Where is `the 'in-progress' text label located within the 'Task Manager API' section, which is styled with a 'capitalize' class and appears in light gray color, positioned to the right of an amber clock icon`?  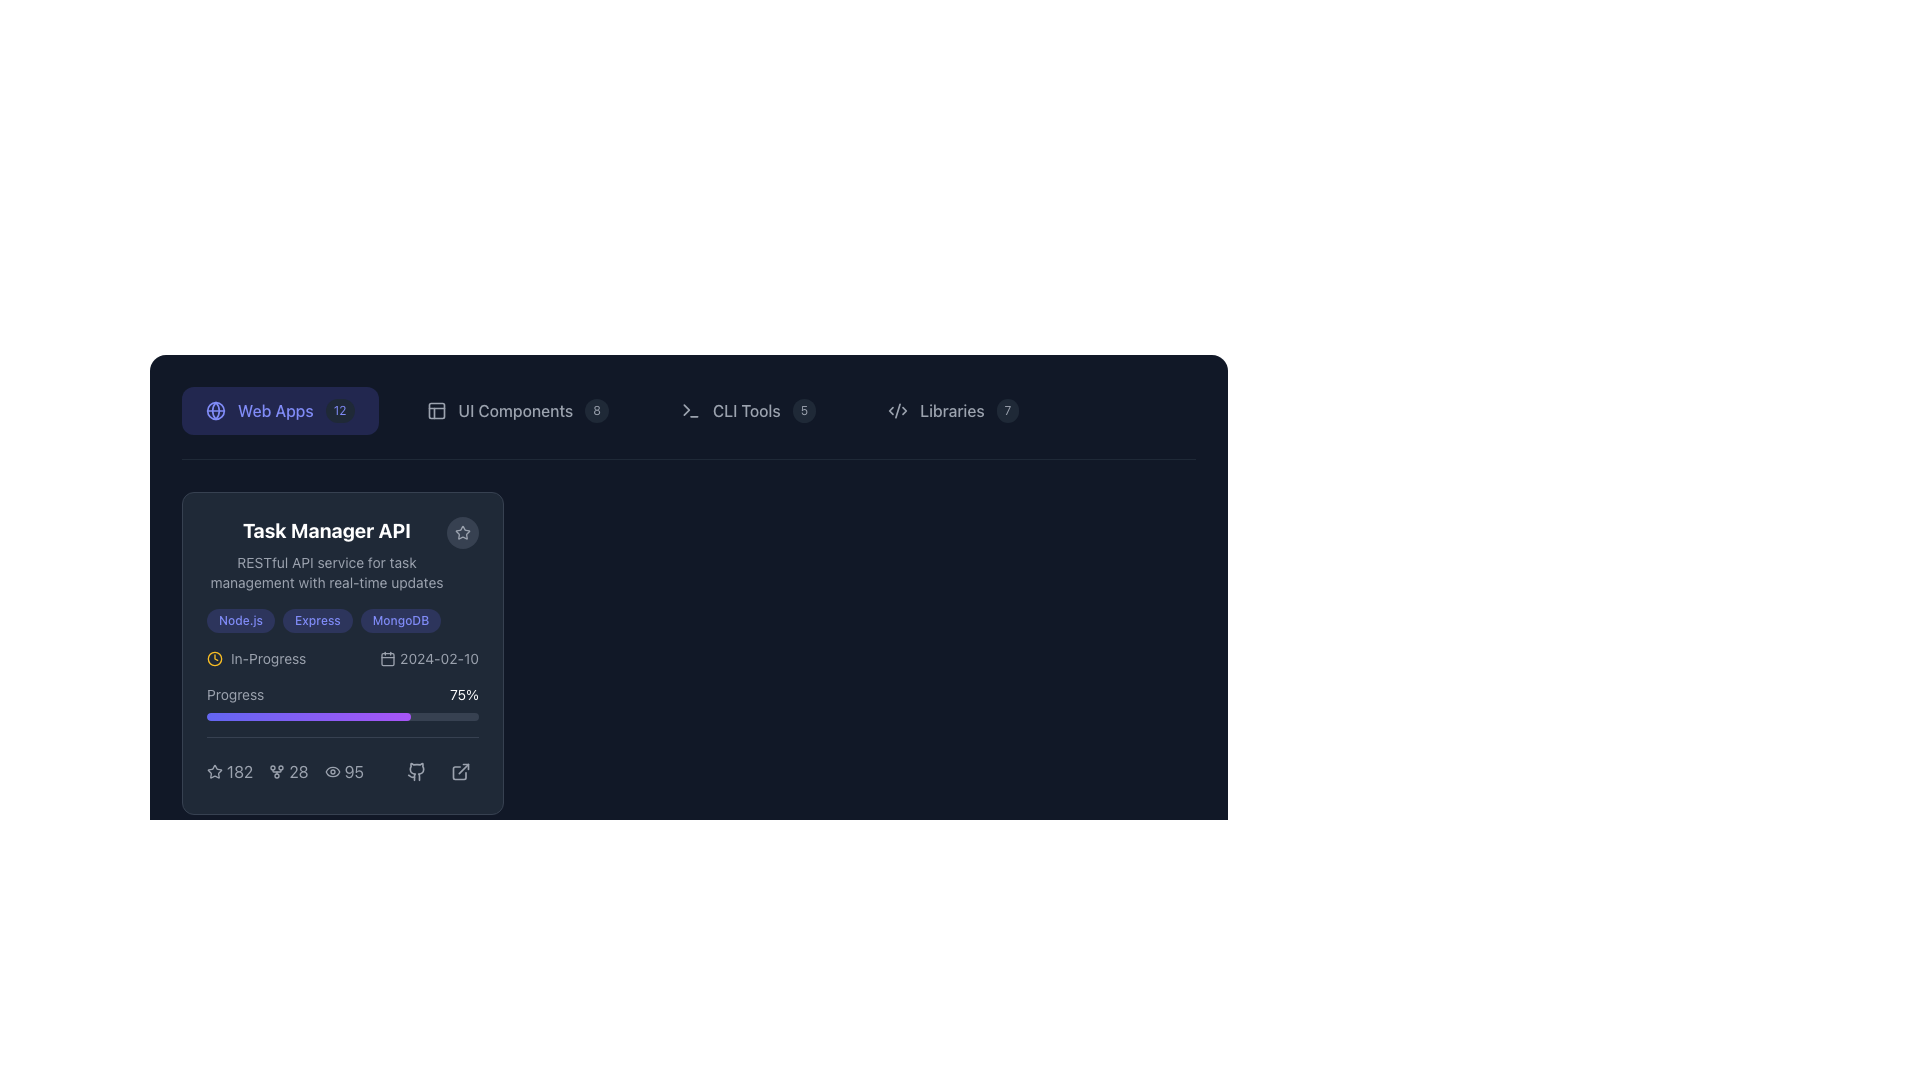 the 'in-progress' text label located within the 'Task Manager API' section, which is styled with a 'capitalize' class and appears in light gray color, positioned to the right of an amber clock icon is located at coordinates (267, 659).